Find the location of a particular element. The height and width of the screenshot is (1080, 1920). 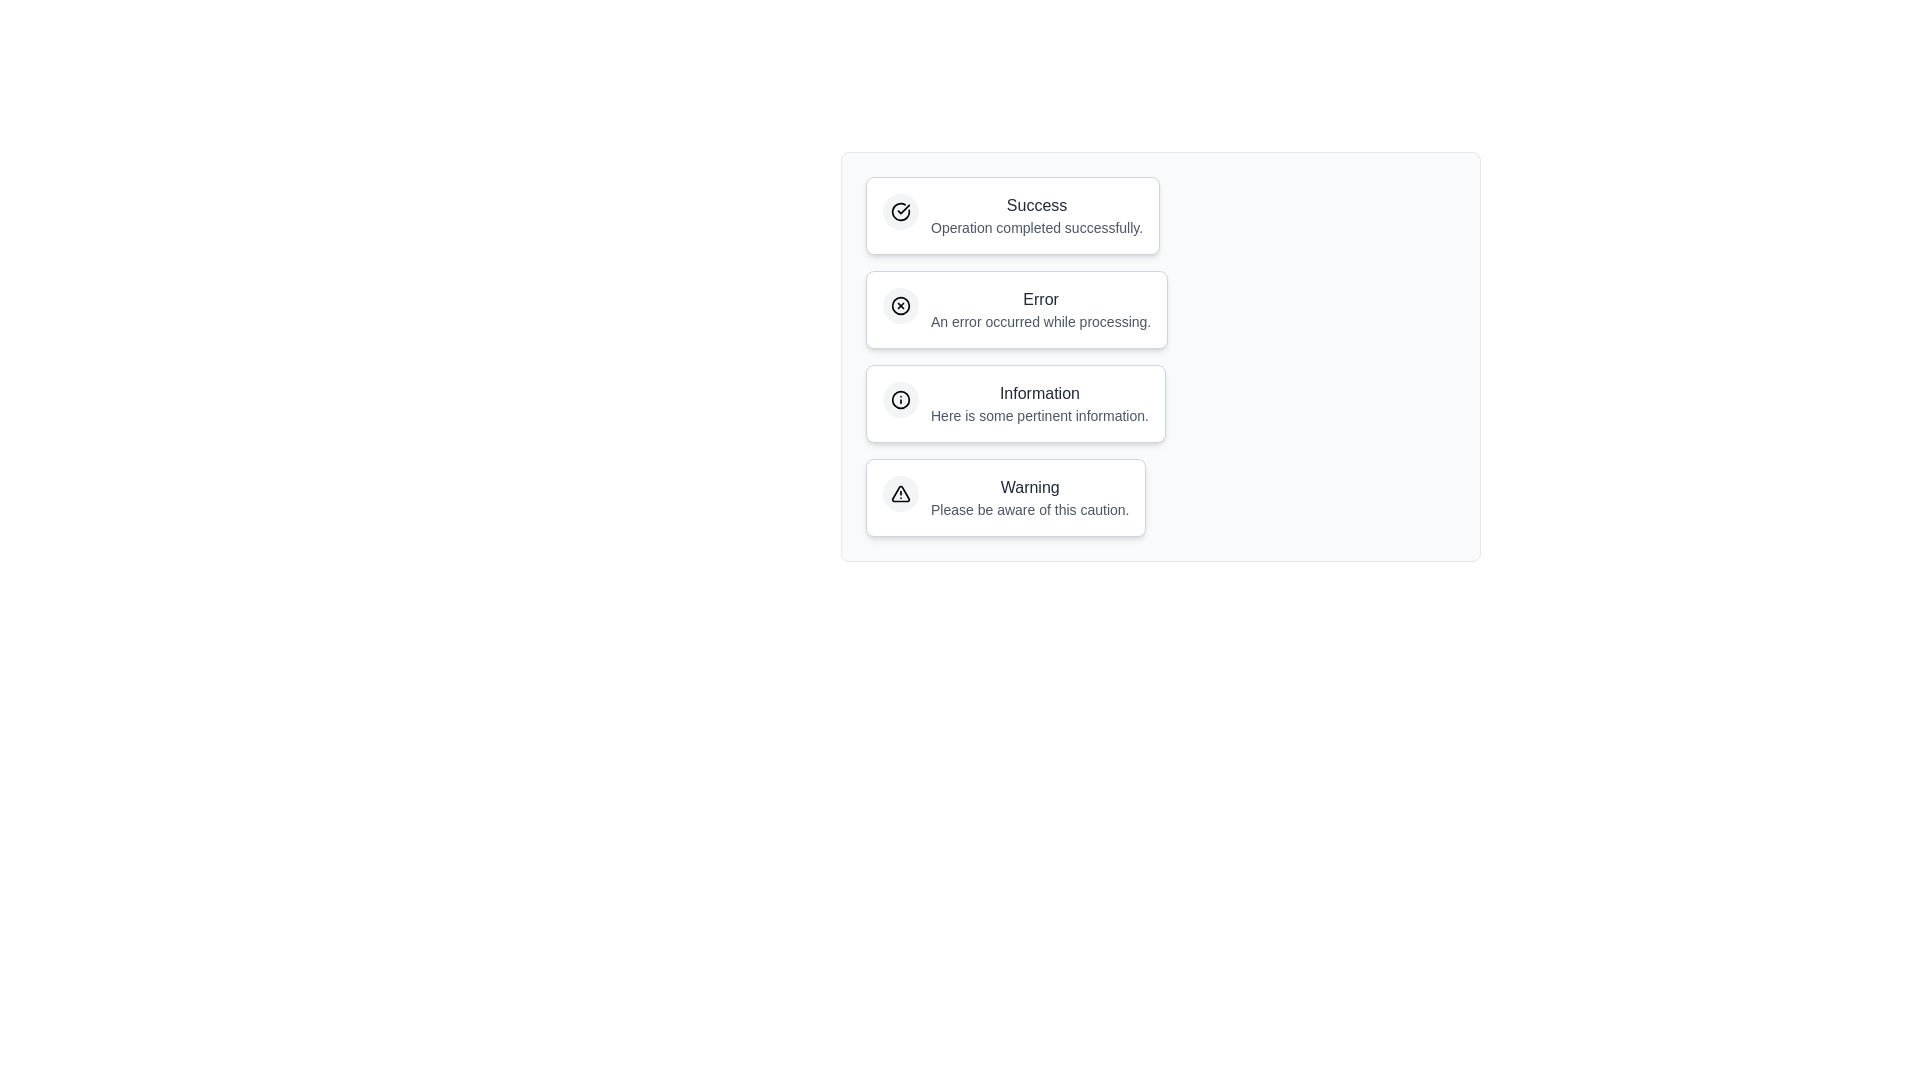

the icon within the notification chip corresponding to Warning is located at coordinates (900, 493).